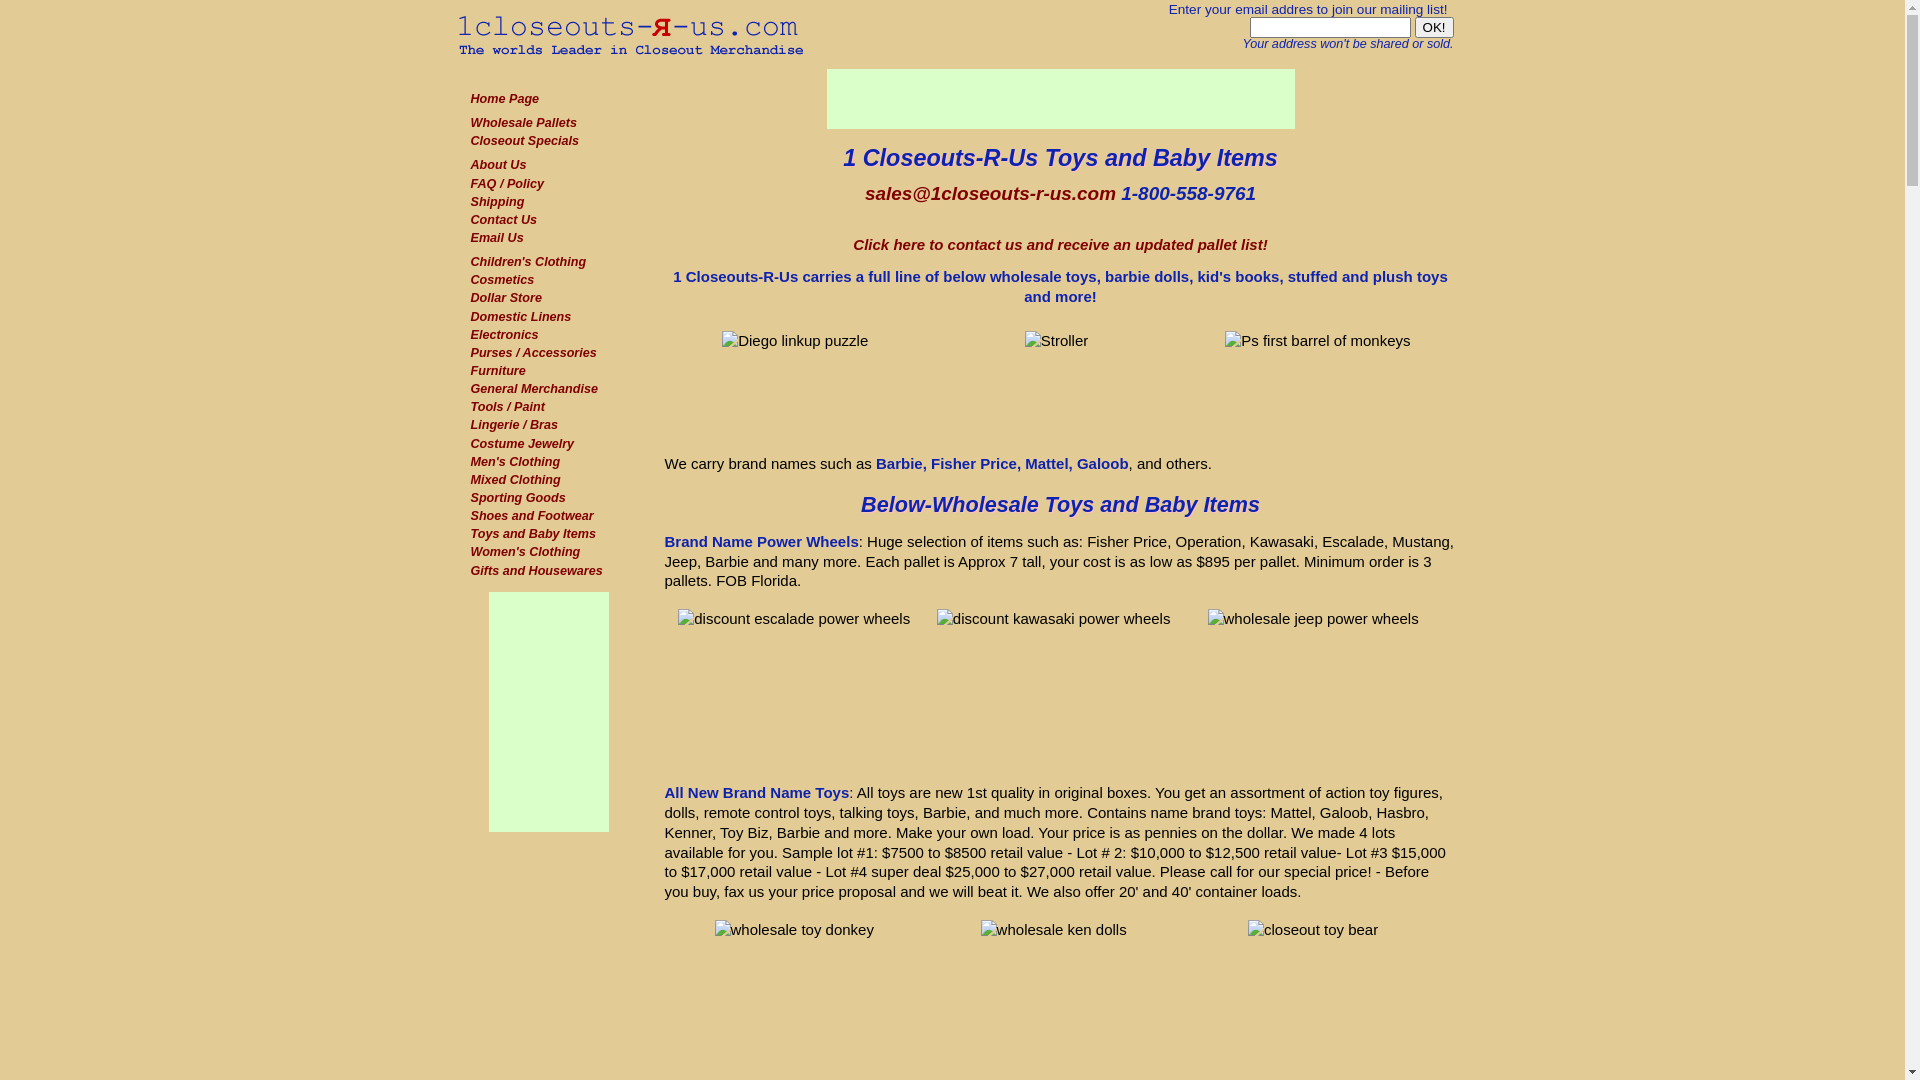 The image size is (1920, 1080). What do you see at coordinates (505, 297) in the screenshot?
I see `'Dollar Store'` at bounding box center [505, 297].